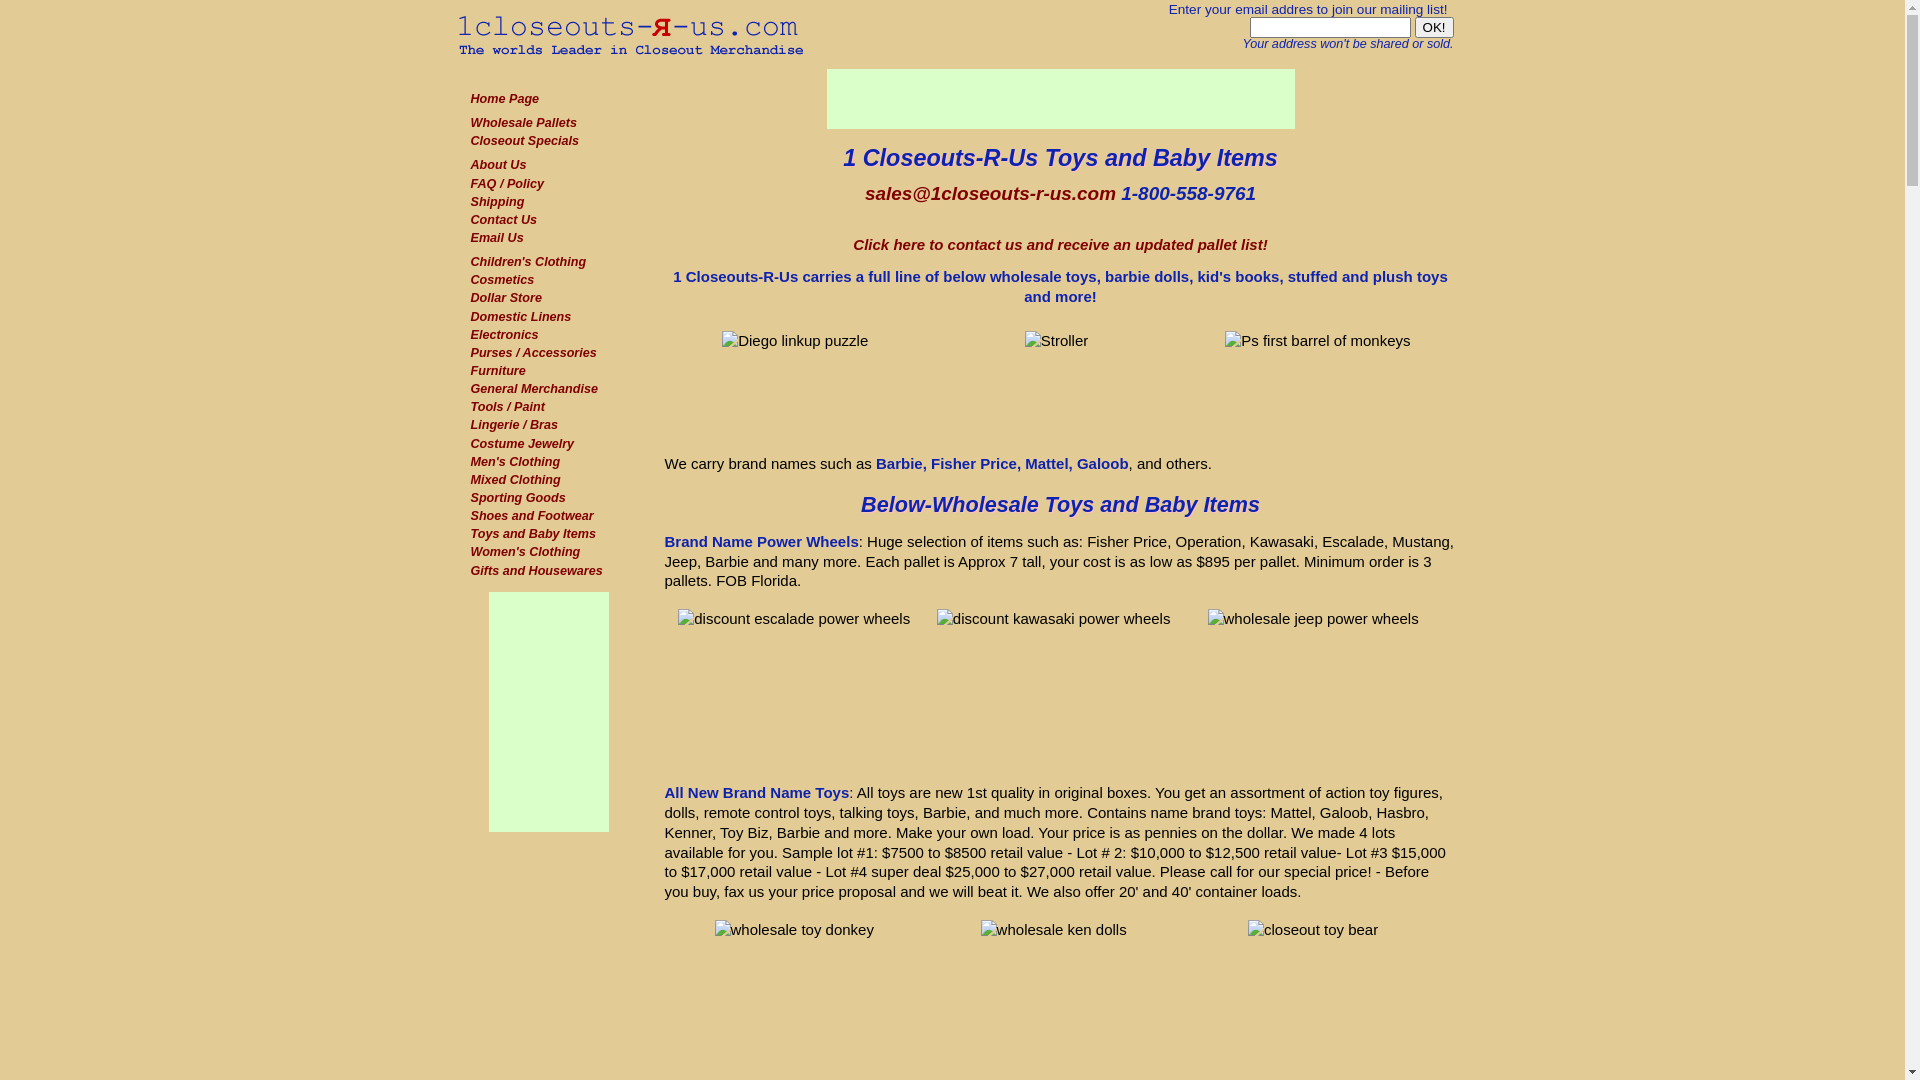 The image size is (1920, 1080). What do you see at coordinates (505, 297) in the screenshot?
I see `'Dollar Store'` at bounding box center [505, 297].